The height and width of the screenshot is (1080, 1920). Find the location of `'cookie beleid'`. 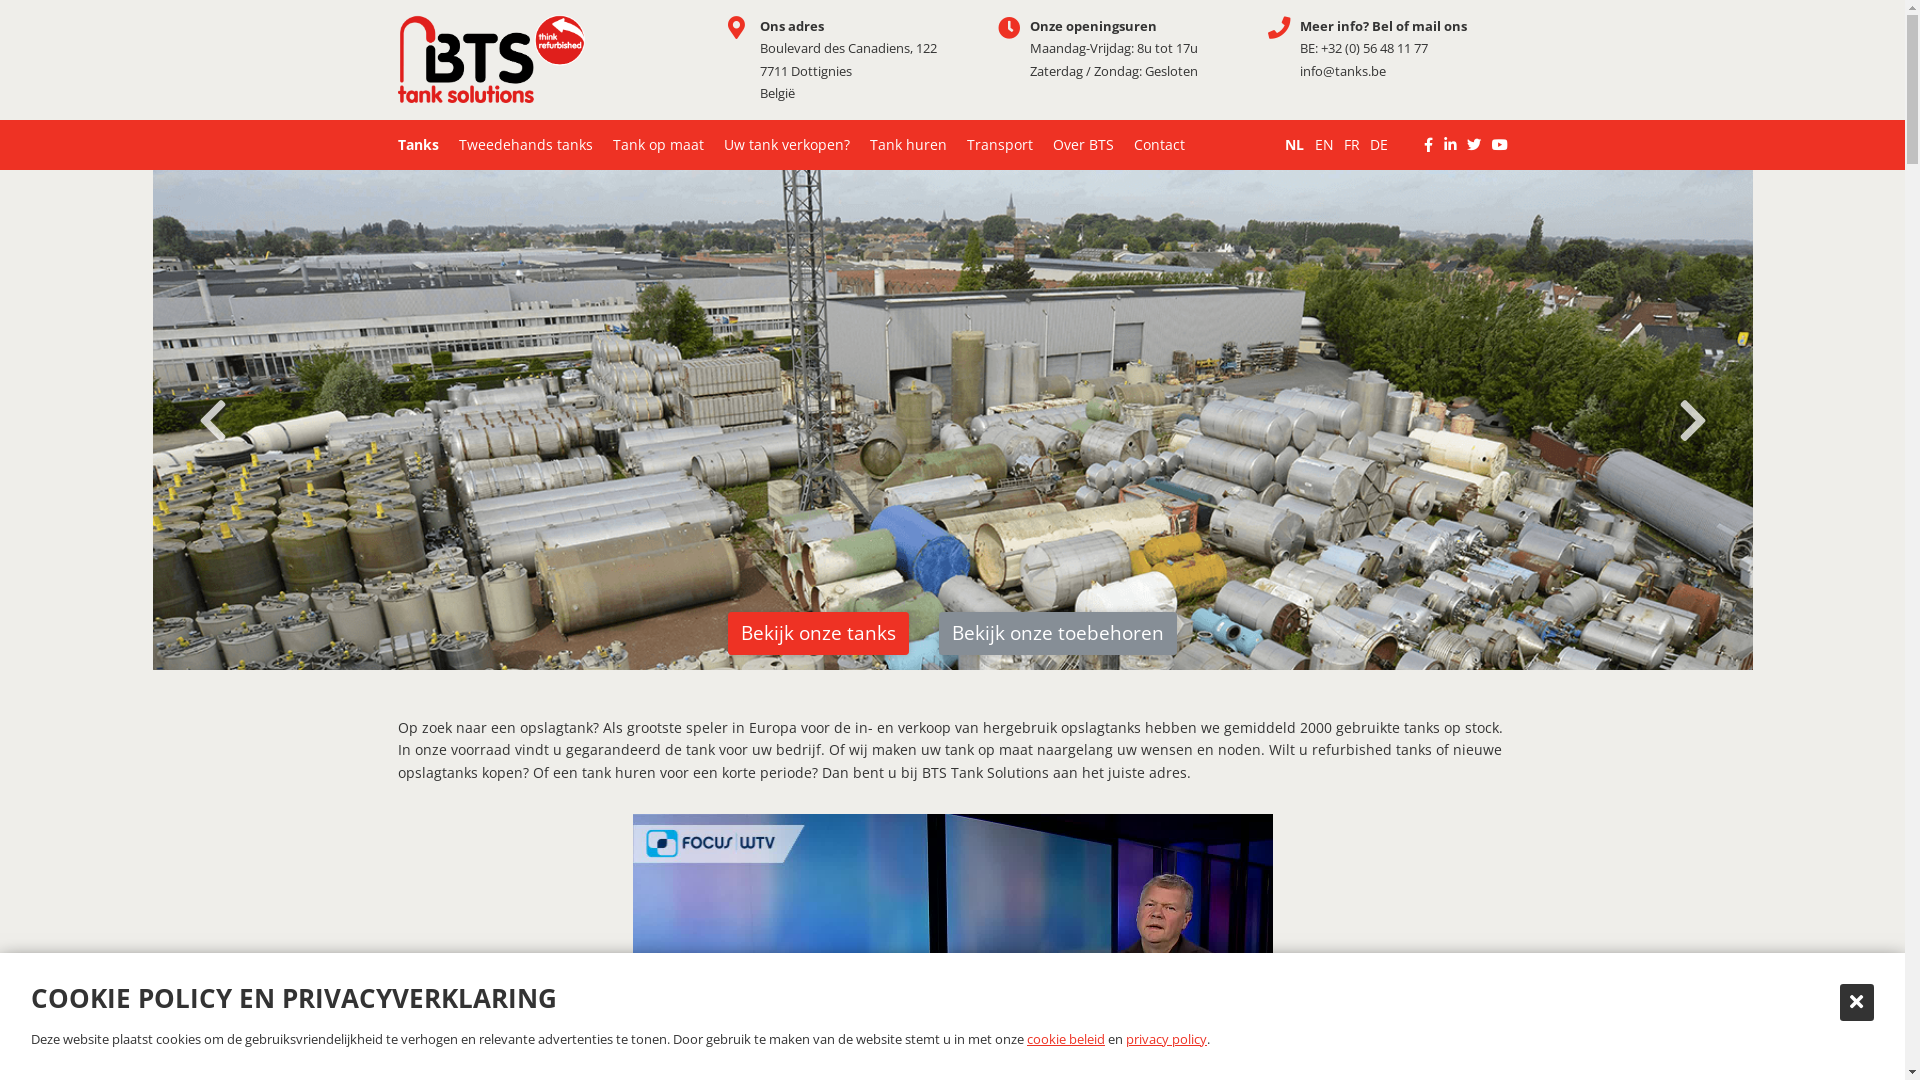

'cookie beleid' is located at coordinates (1064, 1037).